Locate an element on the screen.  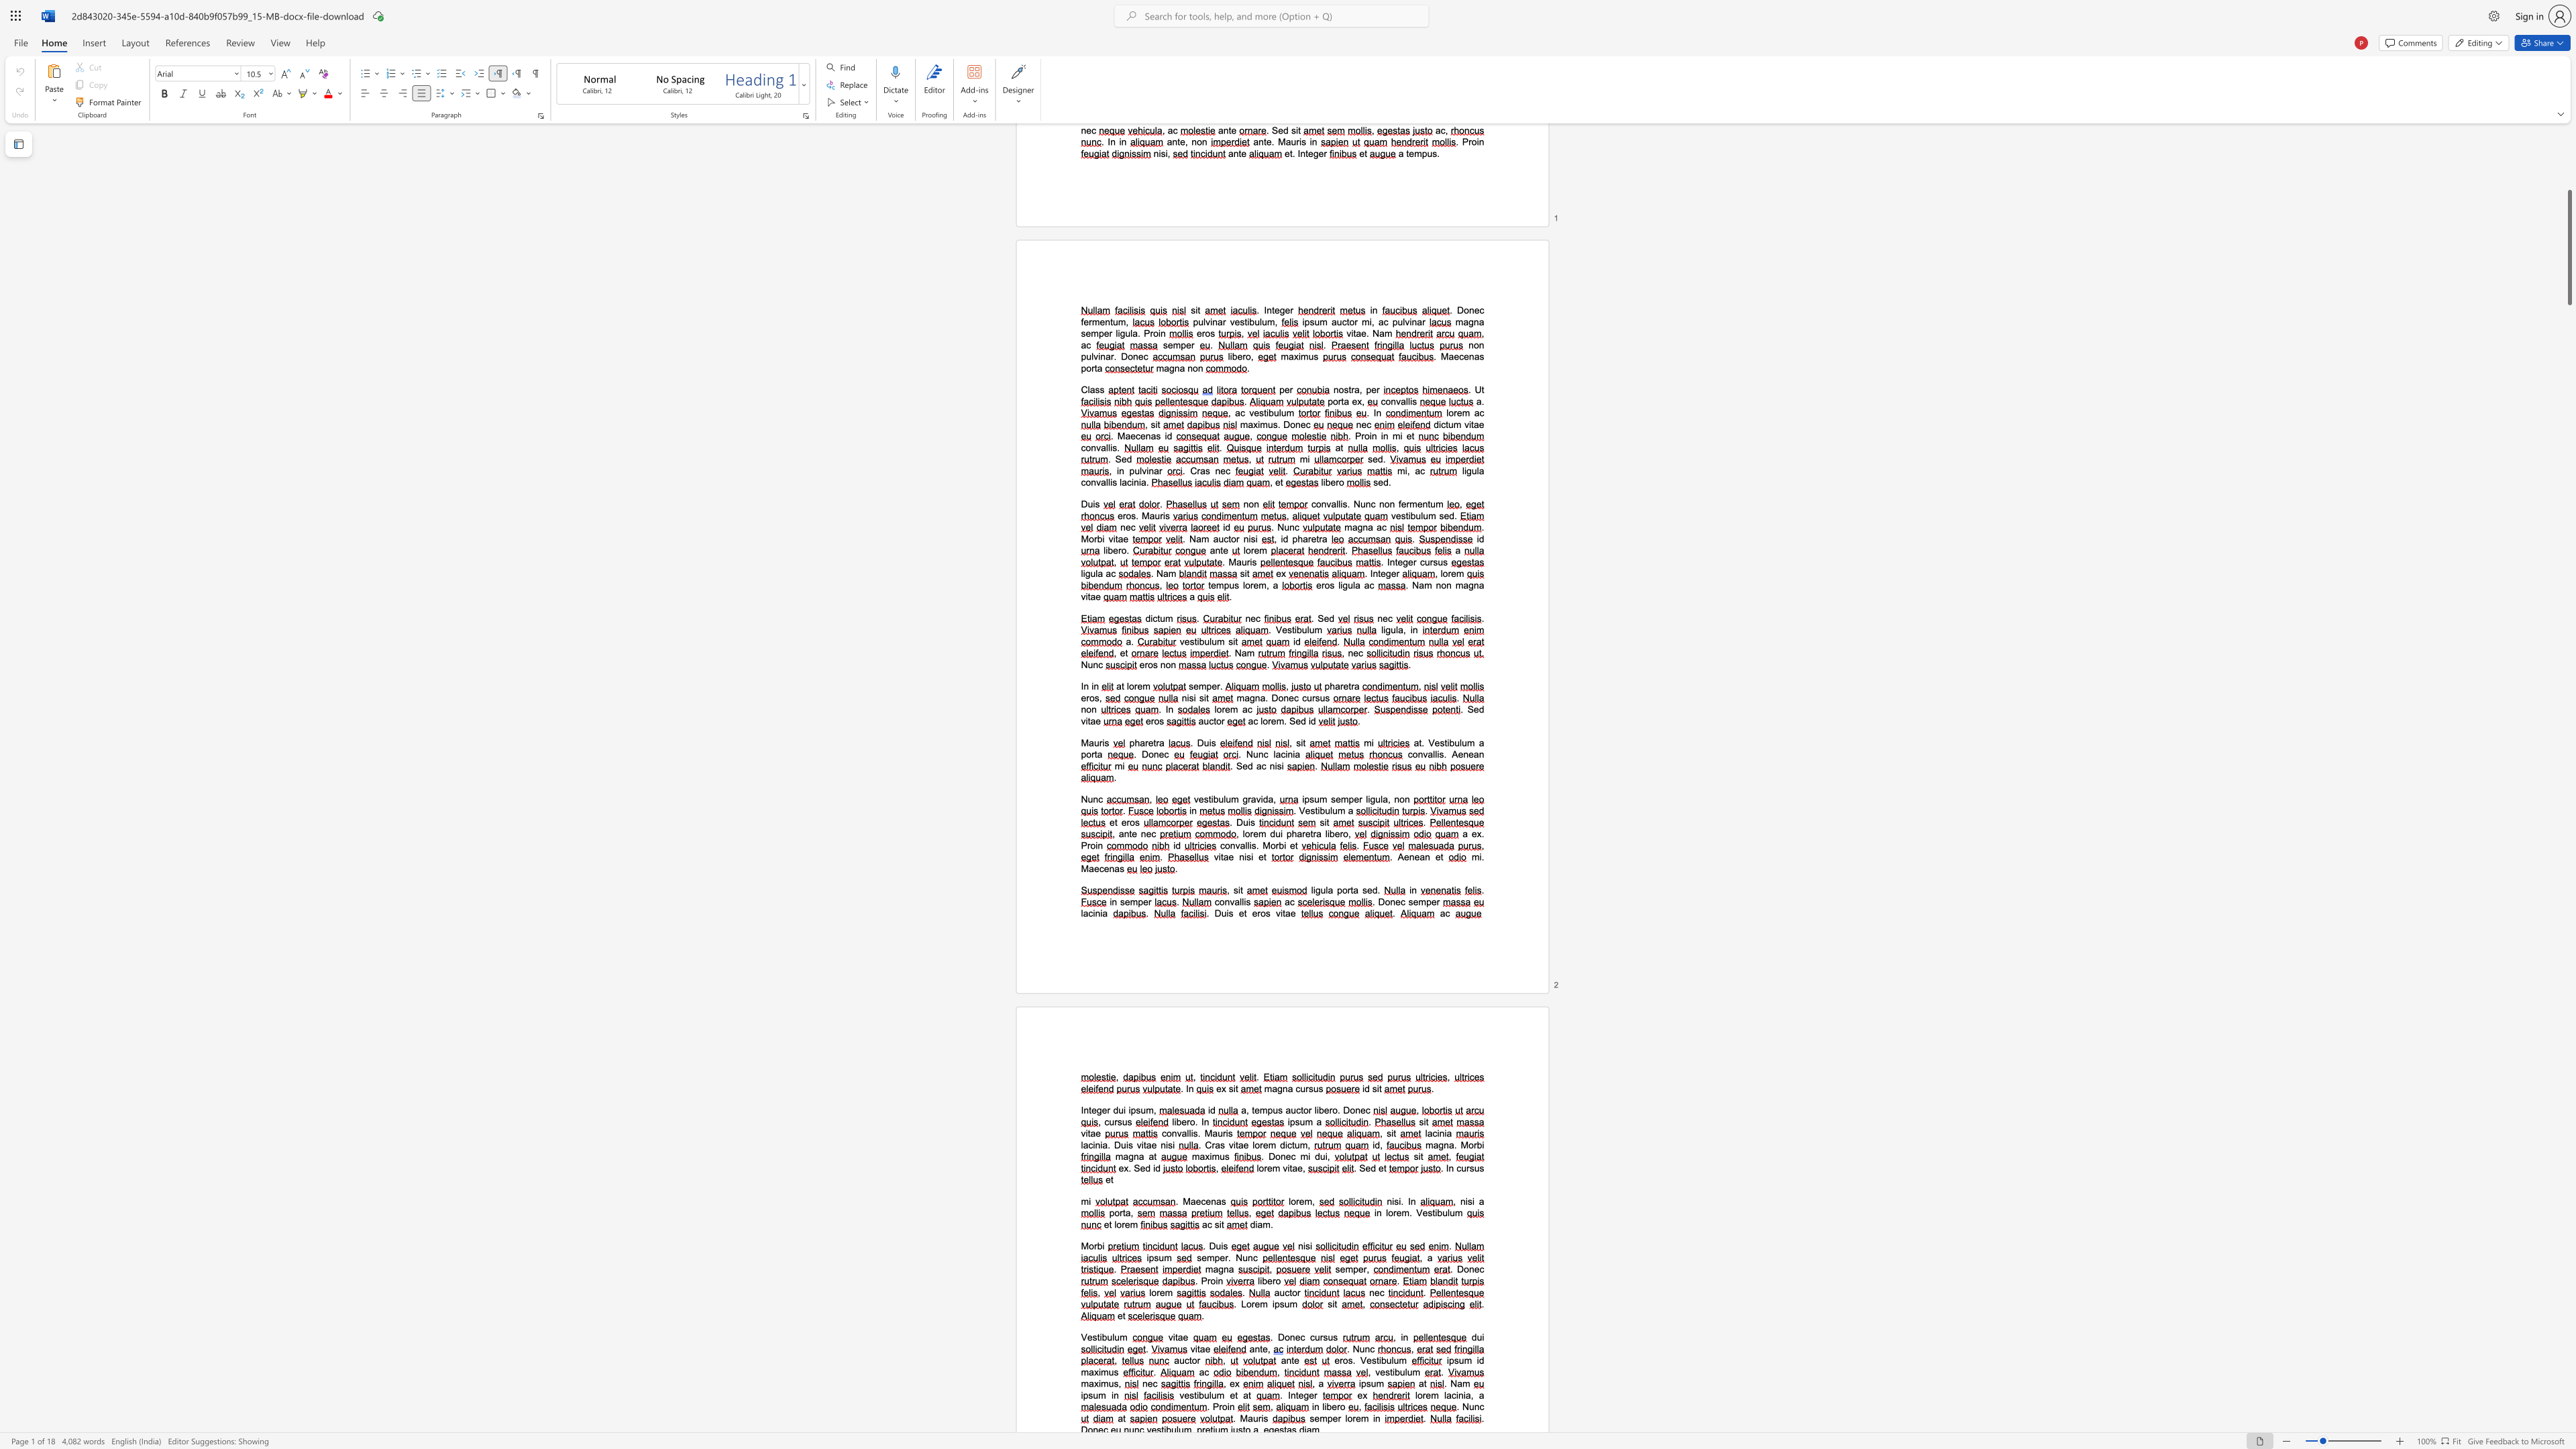
the 1th character "s" in the text is located at coordinates (1387, 1371).